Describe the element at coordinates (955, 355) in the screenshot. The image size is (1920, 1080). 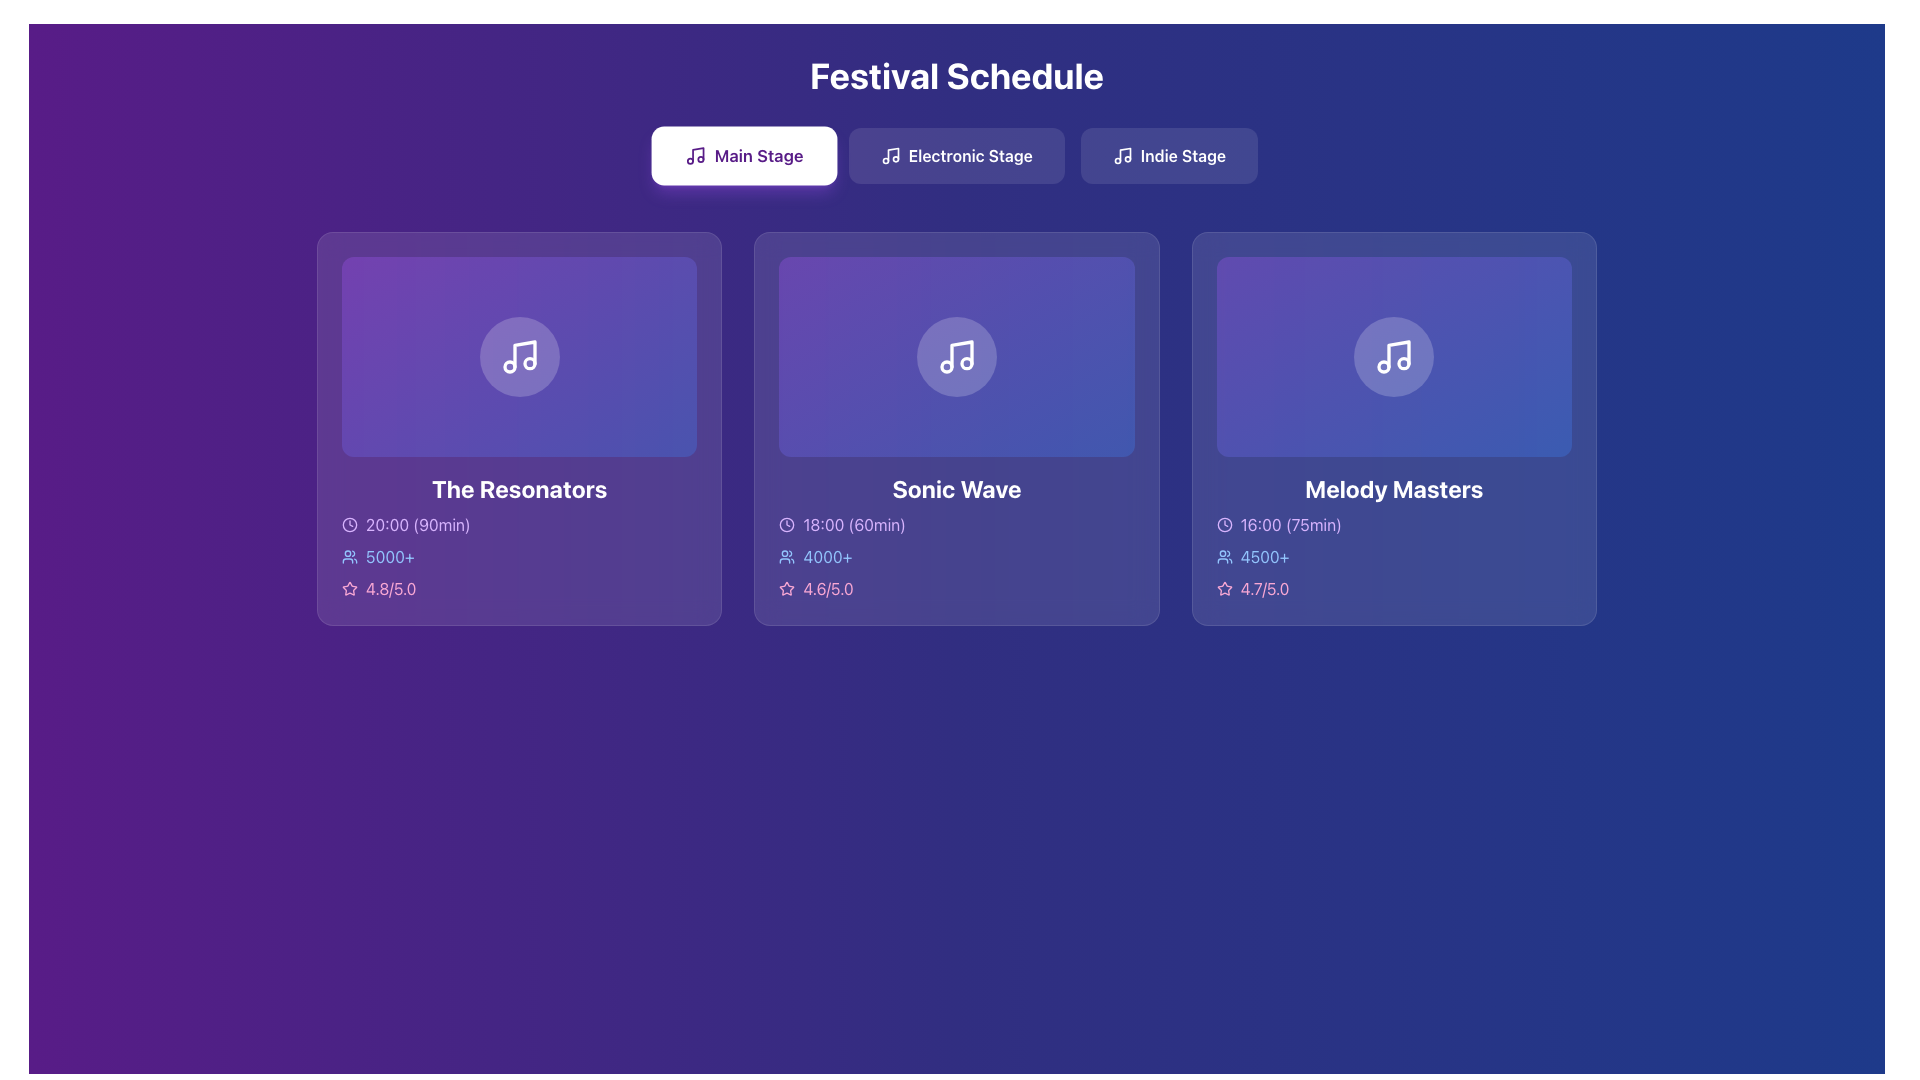
I see `the music icon that symbolizes the 'Sonic Wave' event, centrally placed in the 'Sonic Wave' panel under the 'Festival Schedule' heading` at that location.